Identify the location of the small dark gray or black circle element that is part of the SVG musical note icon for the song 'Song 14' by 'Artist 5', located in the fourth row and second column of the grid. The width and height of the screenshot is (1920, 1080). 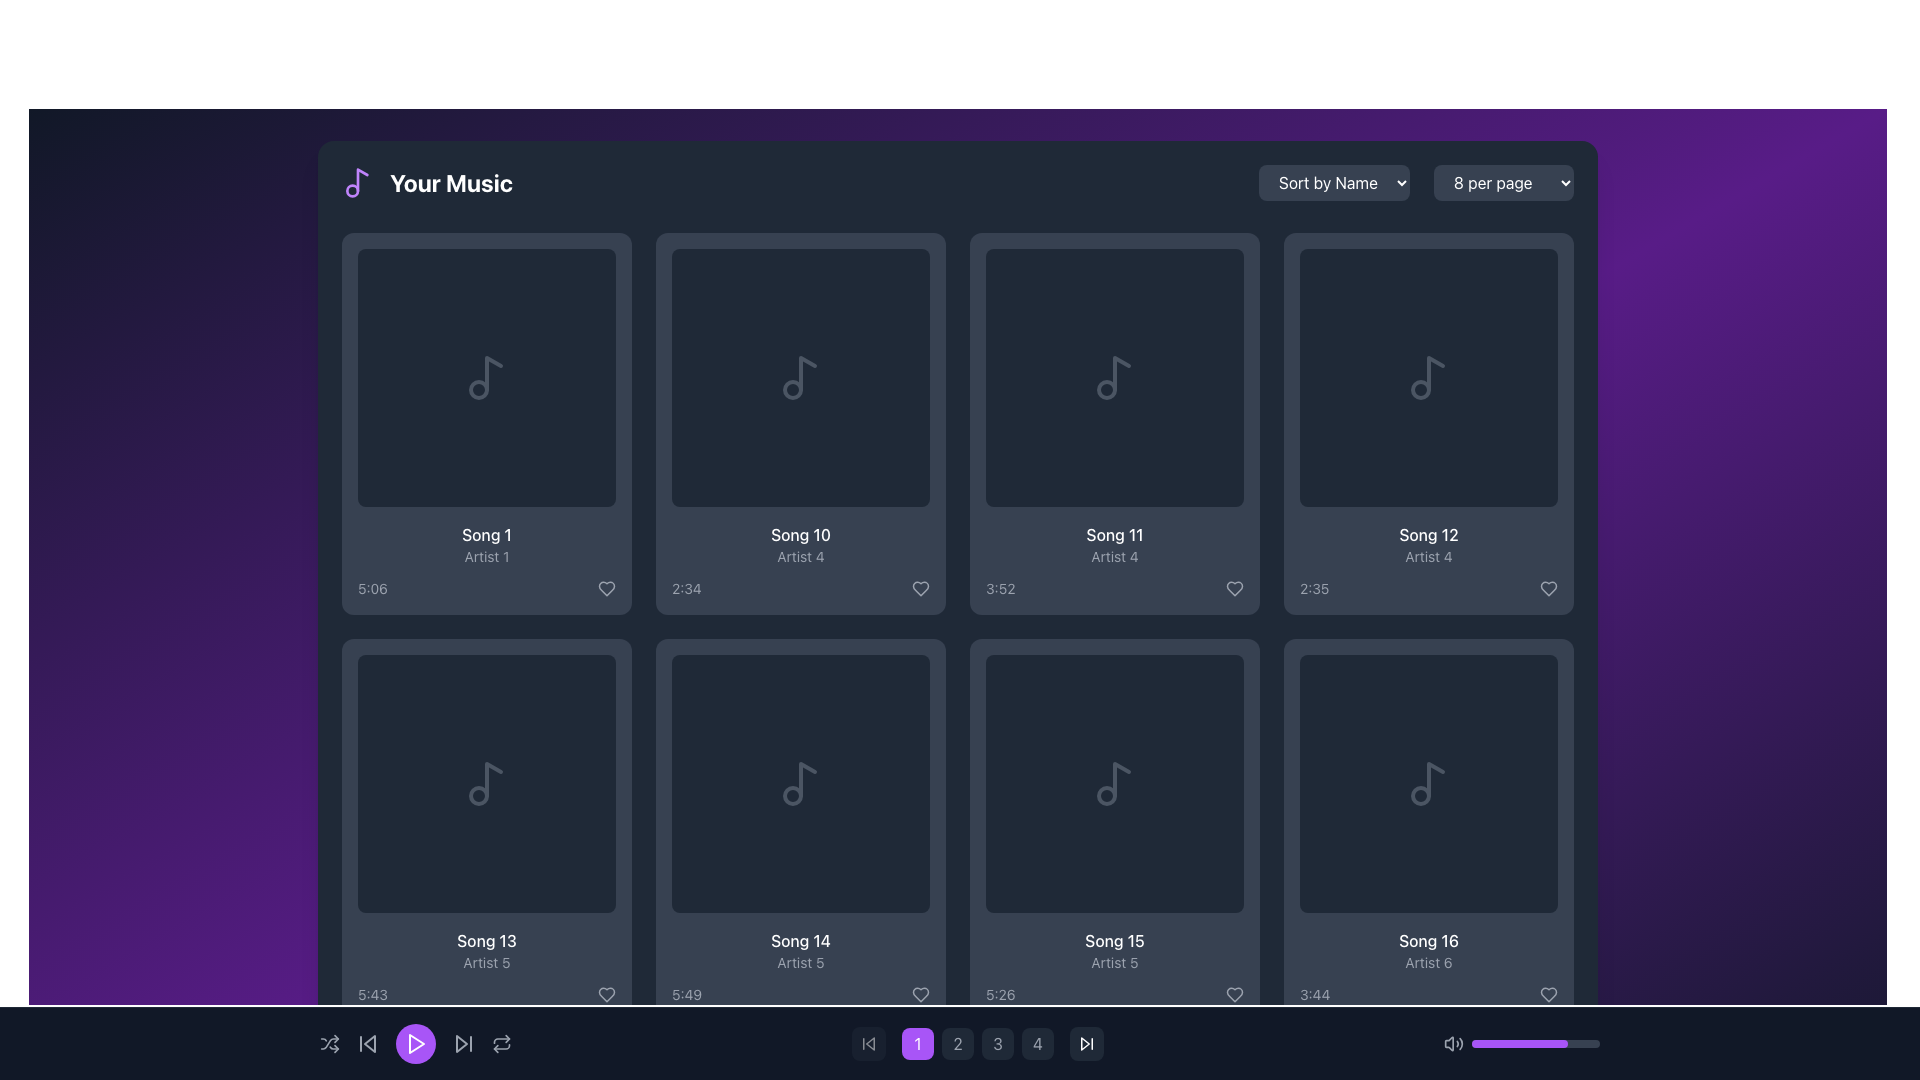
(791, 794).